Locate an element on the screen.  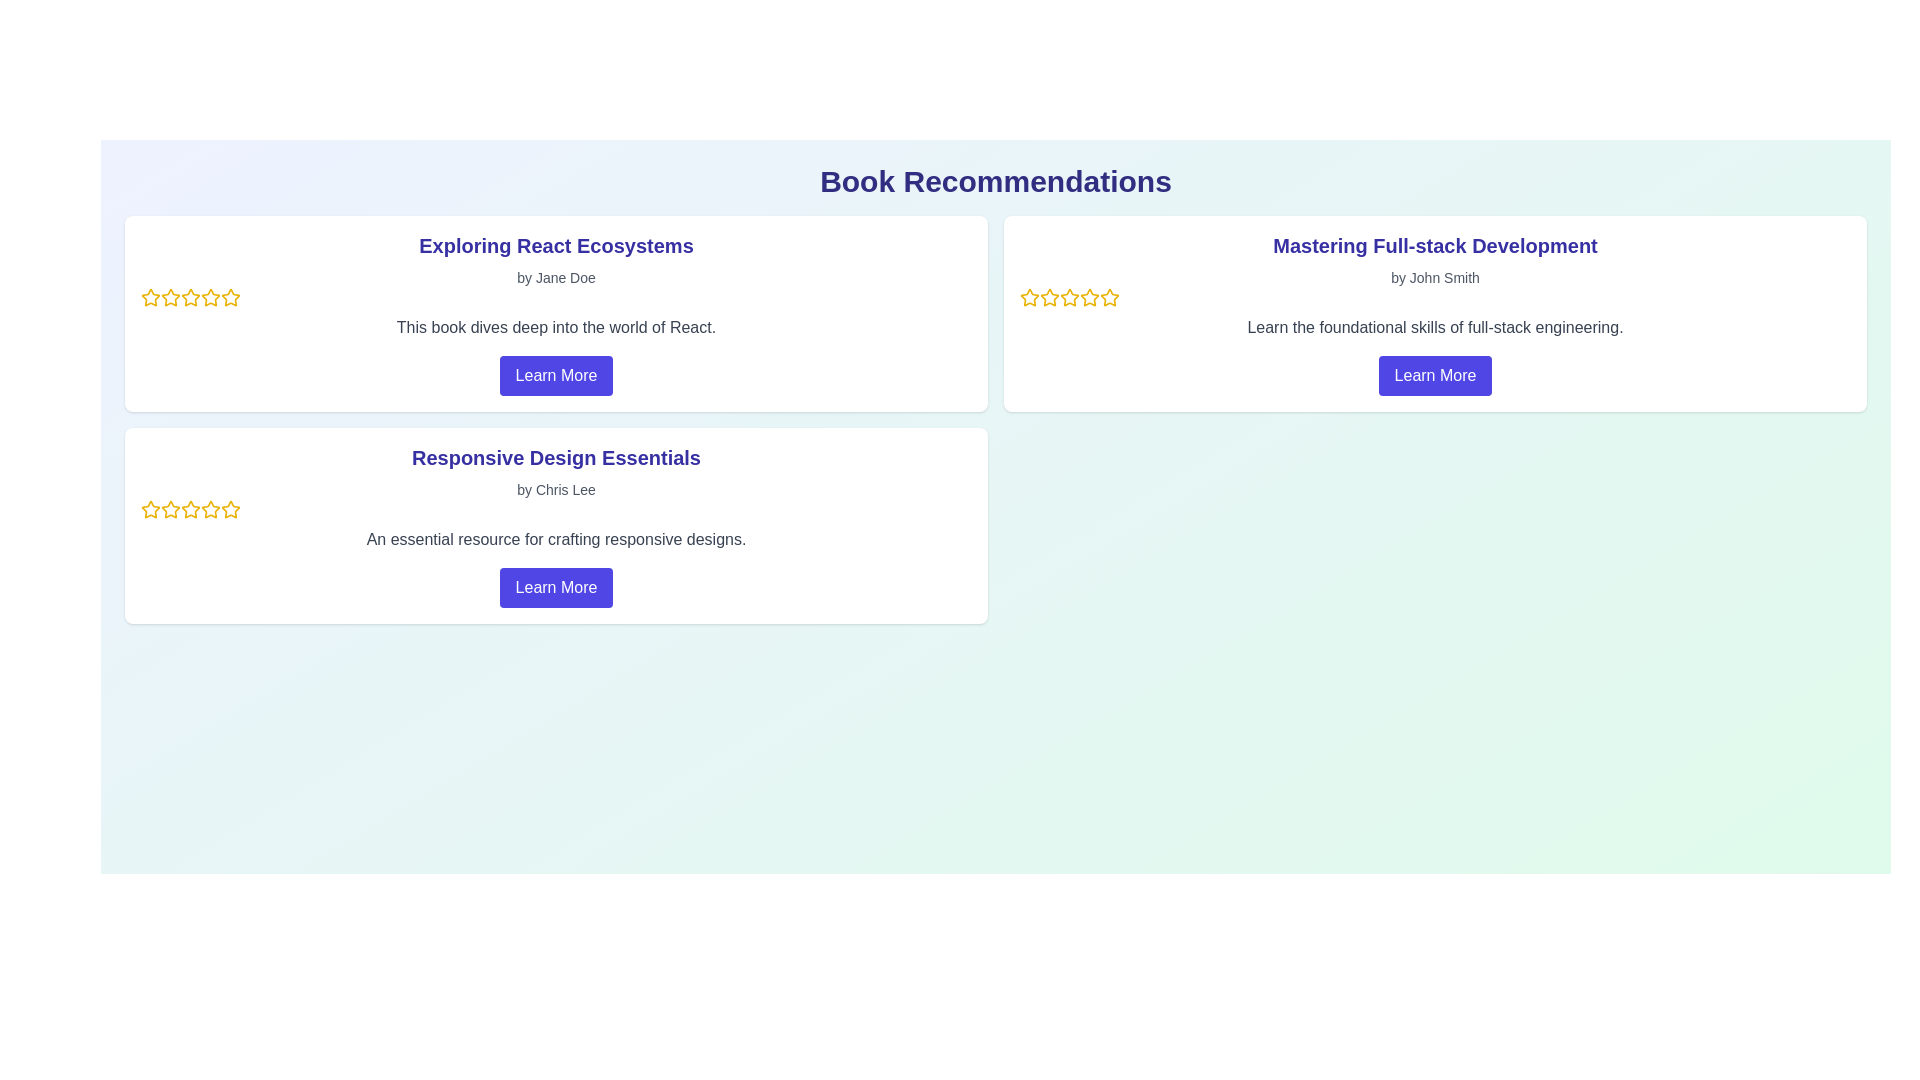
the fifth yellow star icon in the rating widget for 'Responsive Design Essentials' is located at coordinates (191, 508).